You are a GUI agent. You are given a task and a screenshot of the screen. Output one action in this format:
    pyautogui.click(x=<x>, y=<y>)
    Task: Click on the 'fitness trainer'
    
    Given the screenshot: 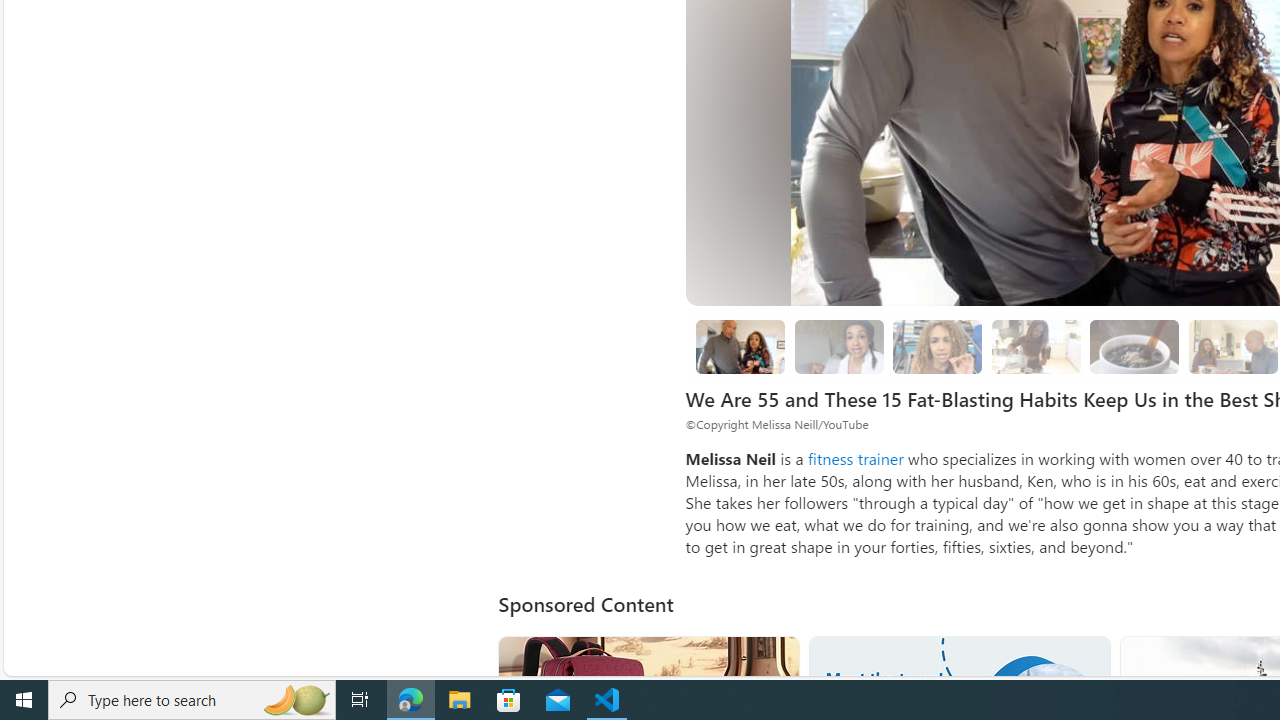 What is the action you would take?
    pyautogui.click(x=855, y=458)
    